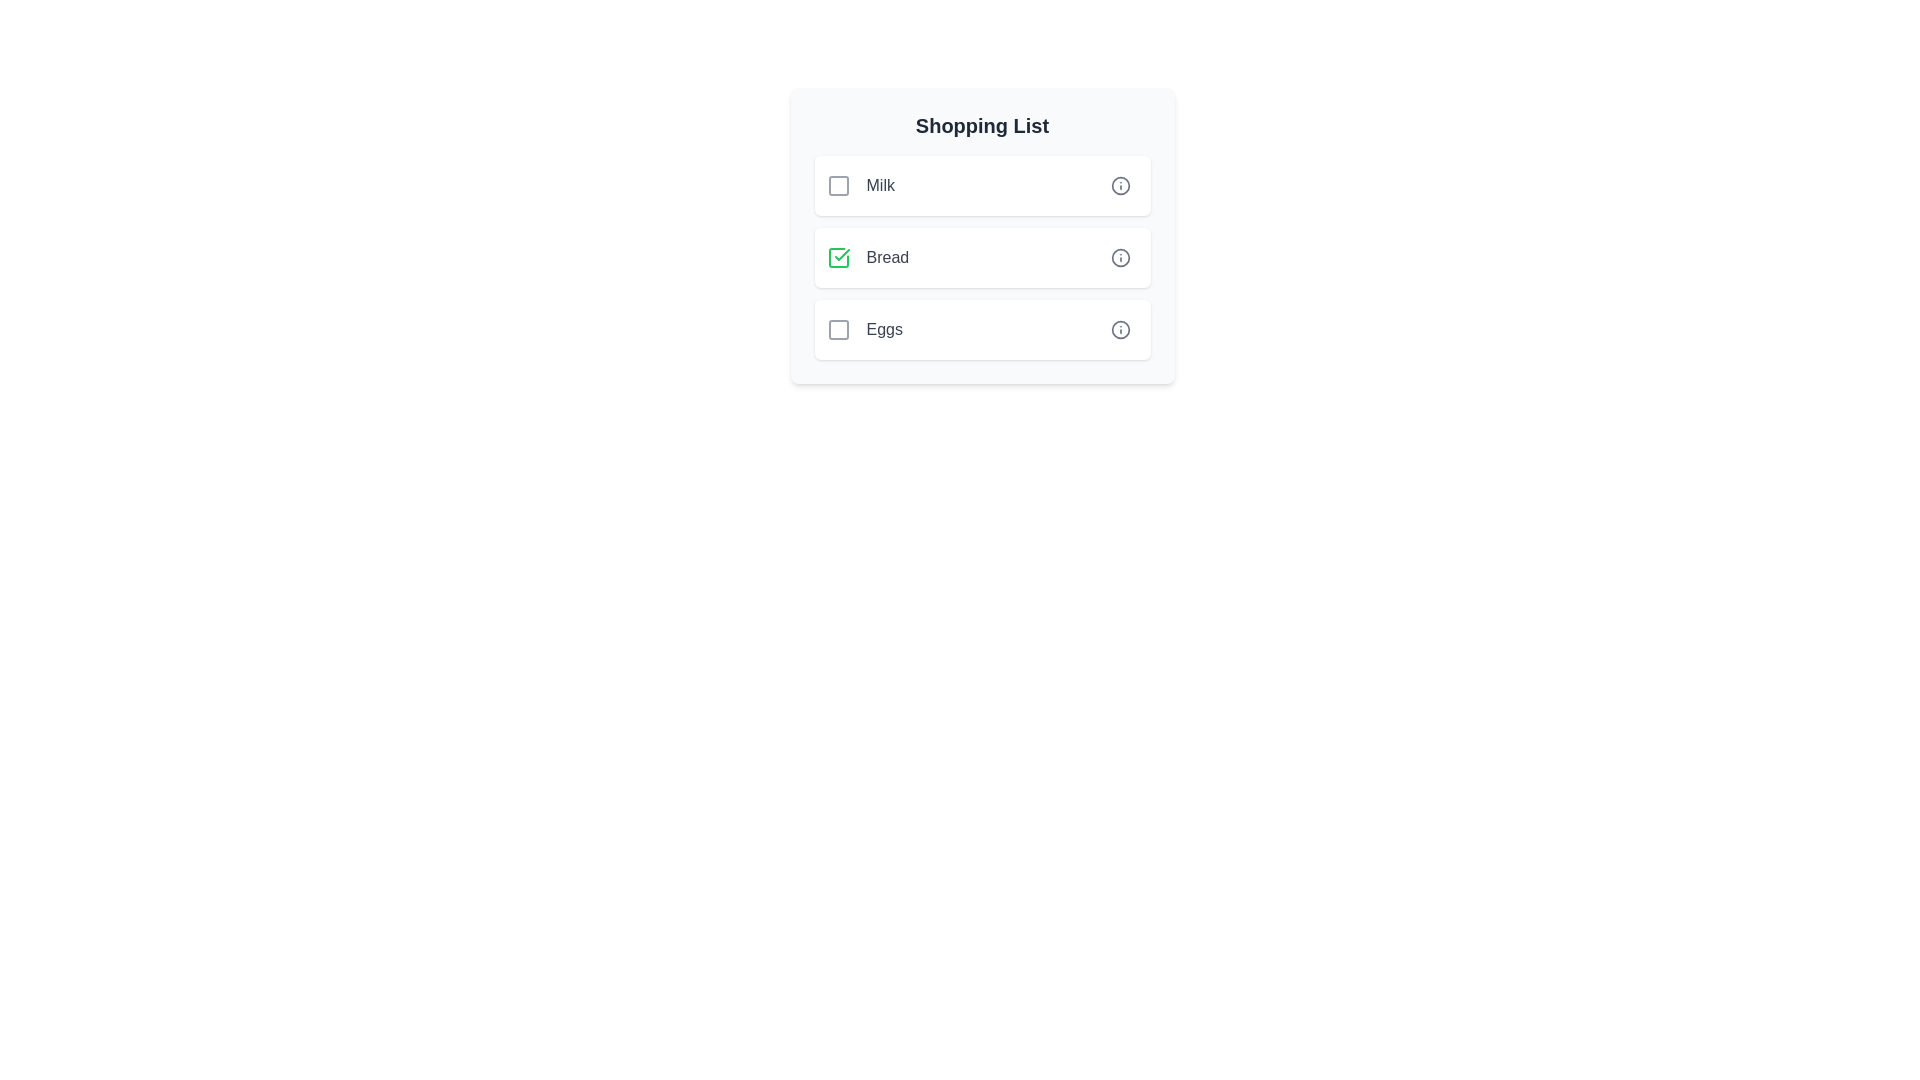 The width and height of the screenshot is (1920, 1080). Describe the element at coordinates (1120, 329) in the screenshot. I see `information button next to Eggs` at that location.